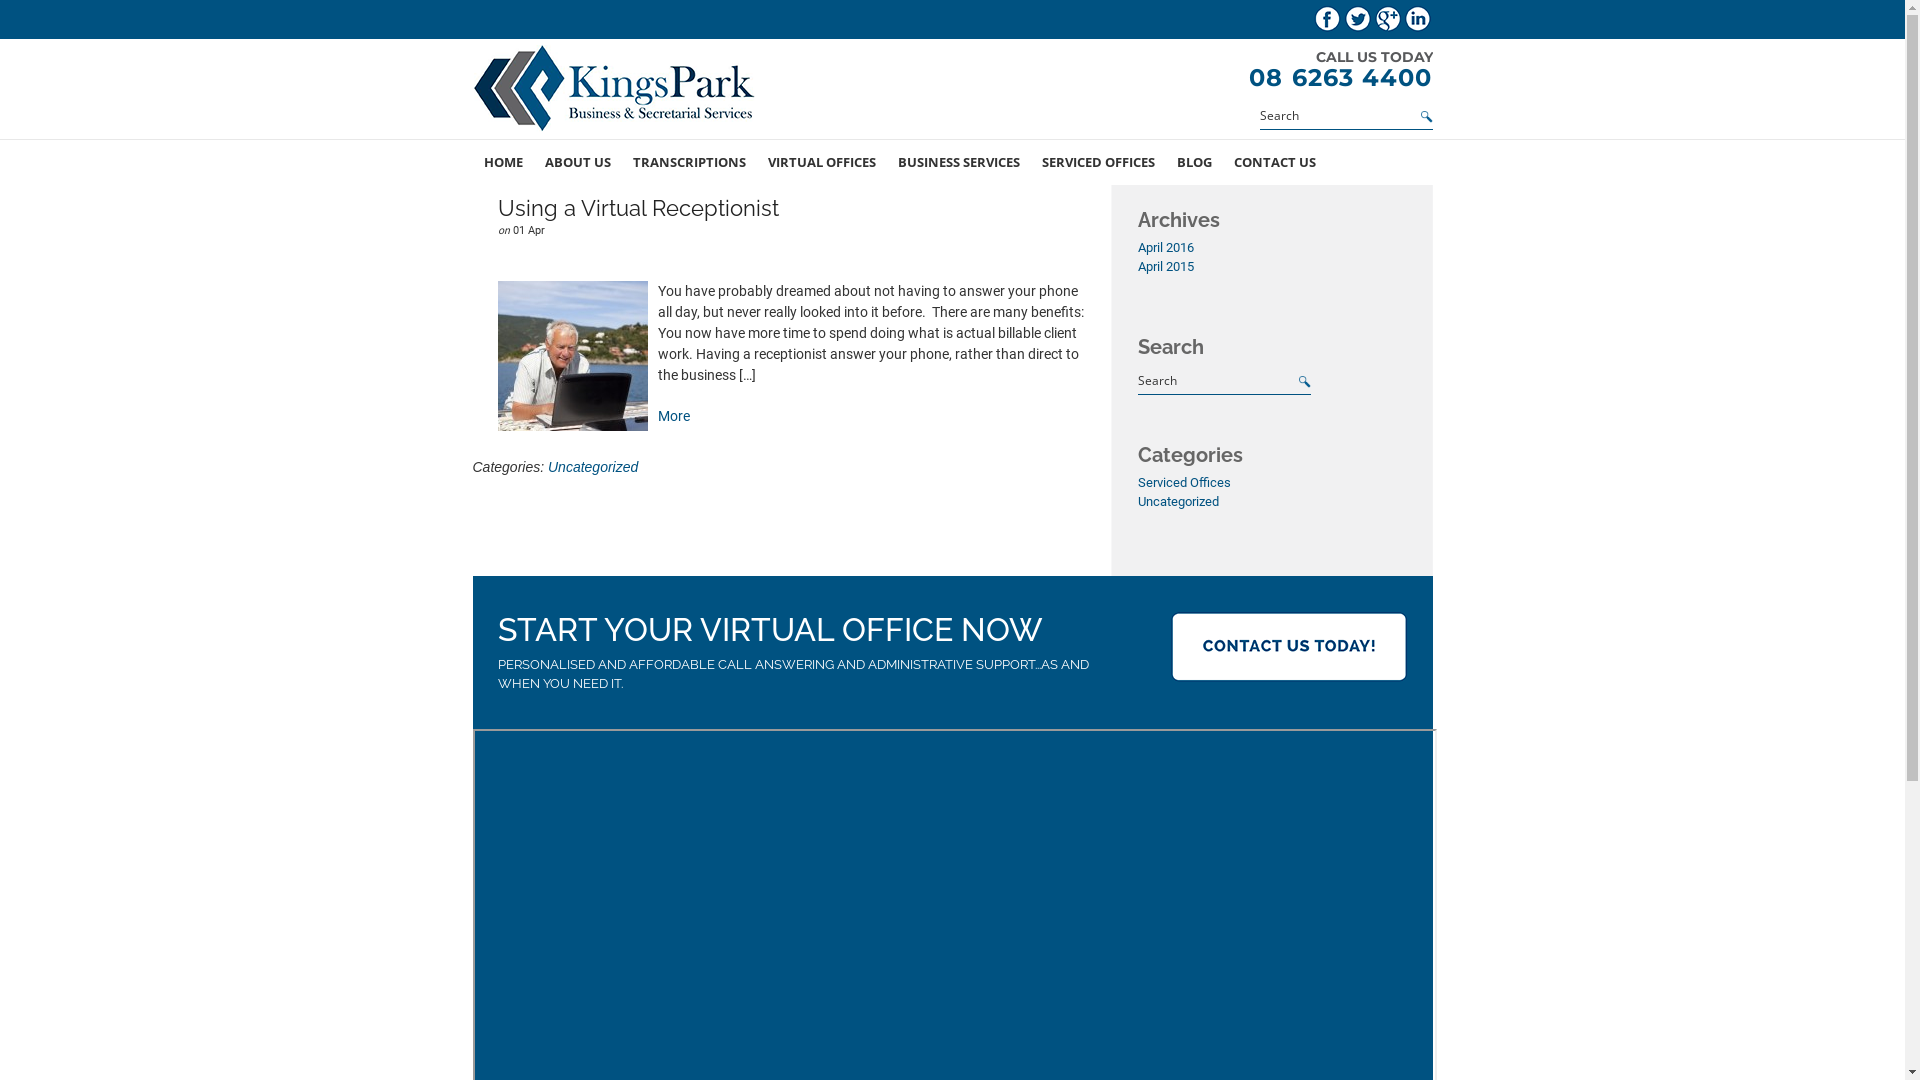  I want to click on 'April 2016', so click(1166, 246).